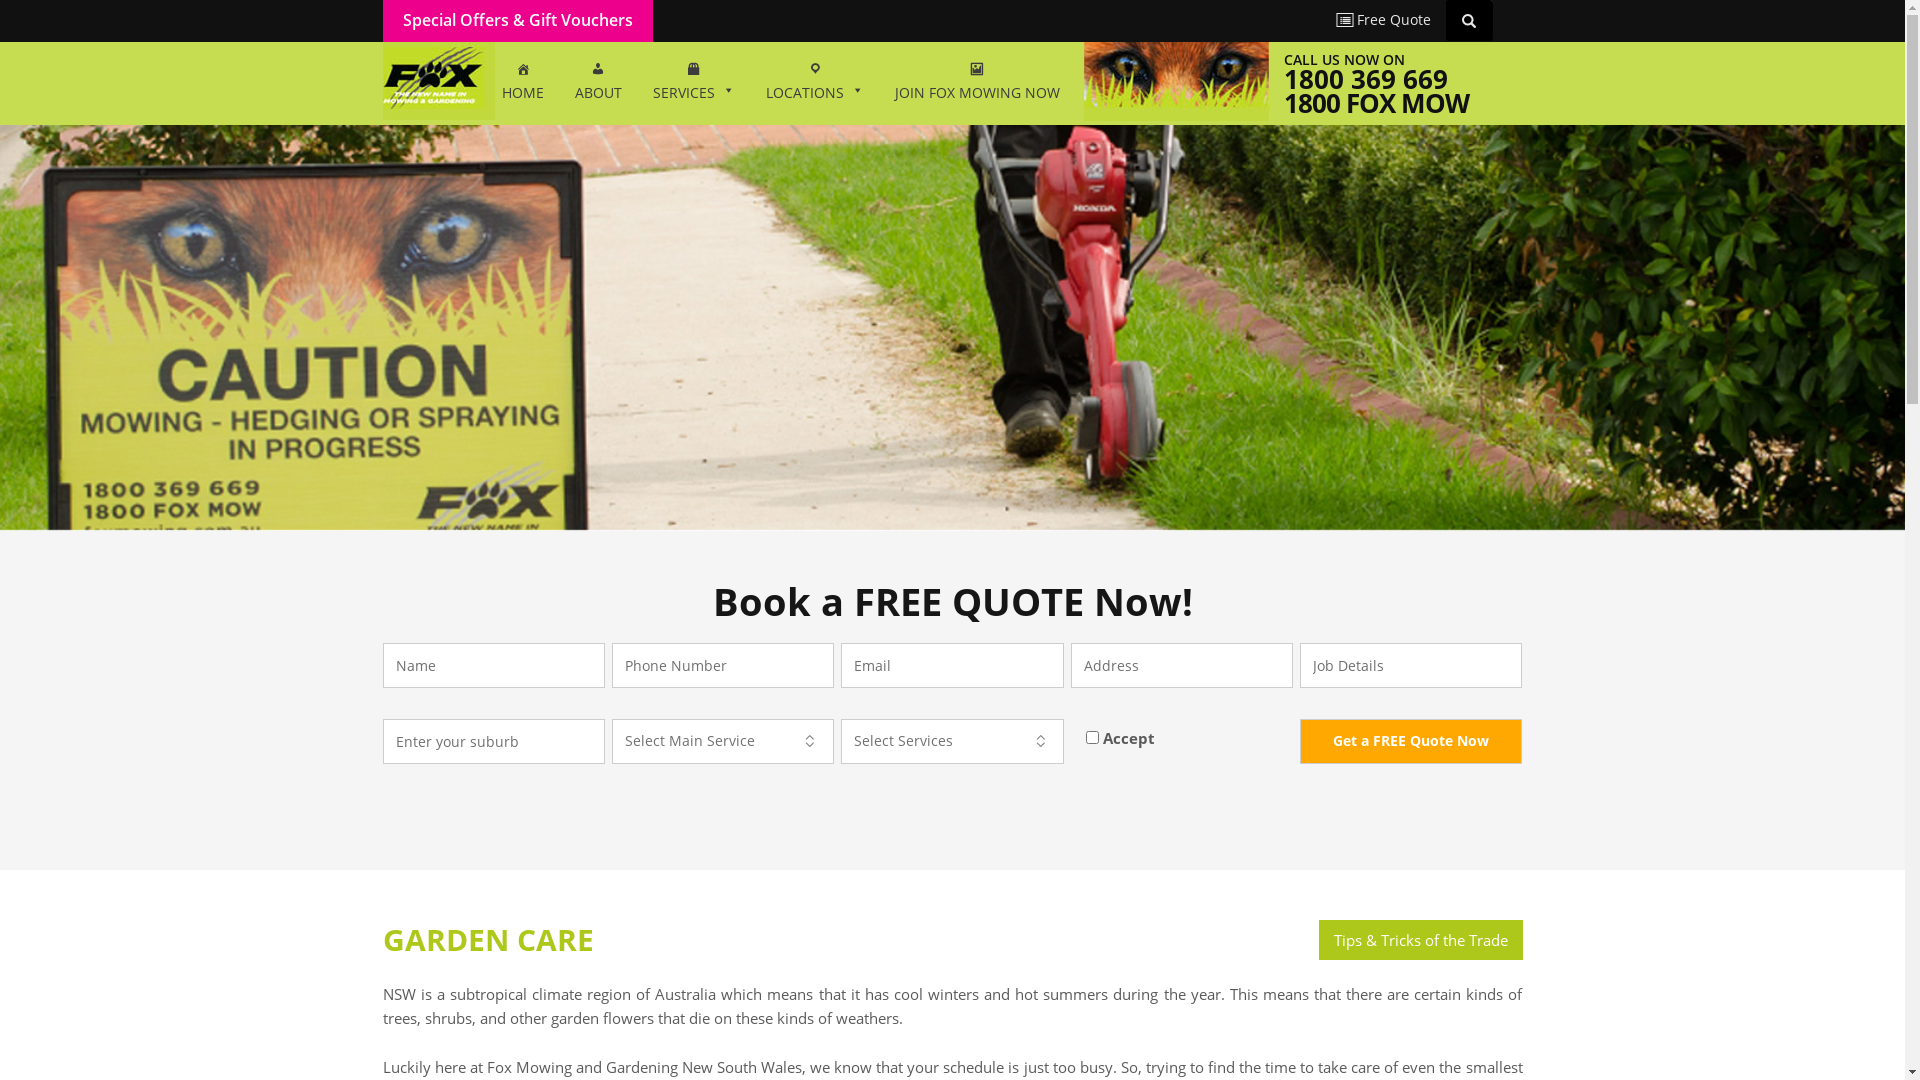  I want to click on 'JOIN FOX MOWING NOW', so click(977, 82).